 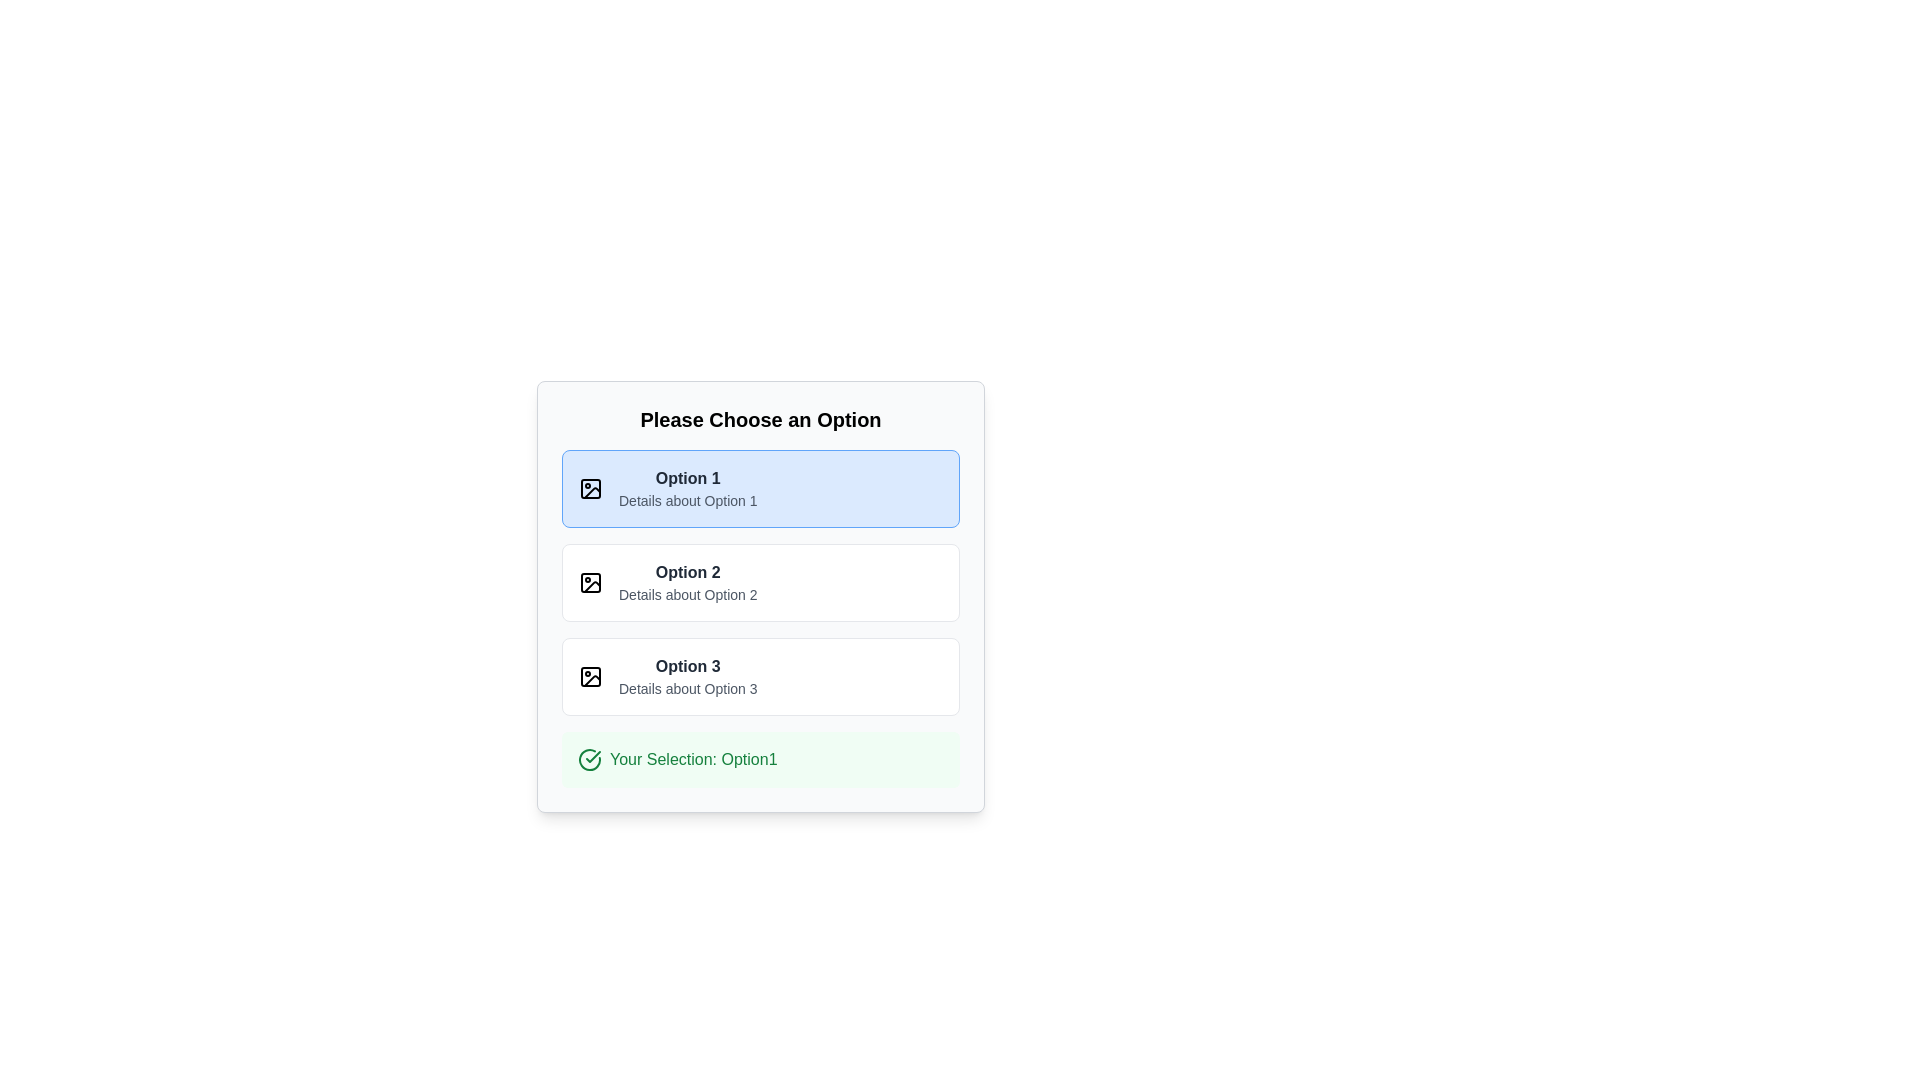 I want to click on the checkmark graphic located at the bottom center of the circular icon in the confirmation section below the options list, so click(x=592, y=756).